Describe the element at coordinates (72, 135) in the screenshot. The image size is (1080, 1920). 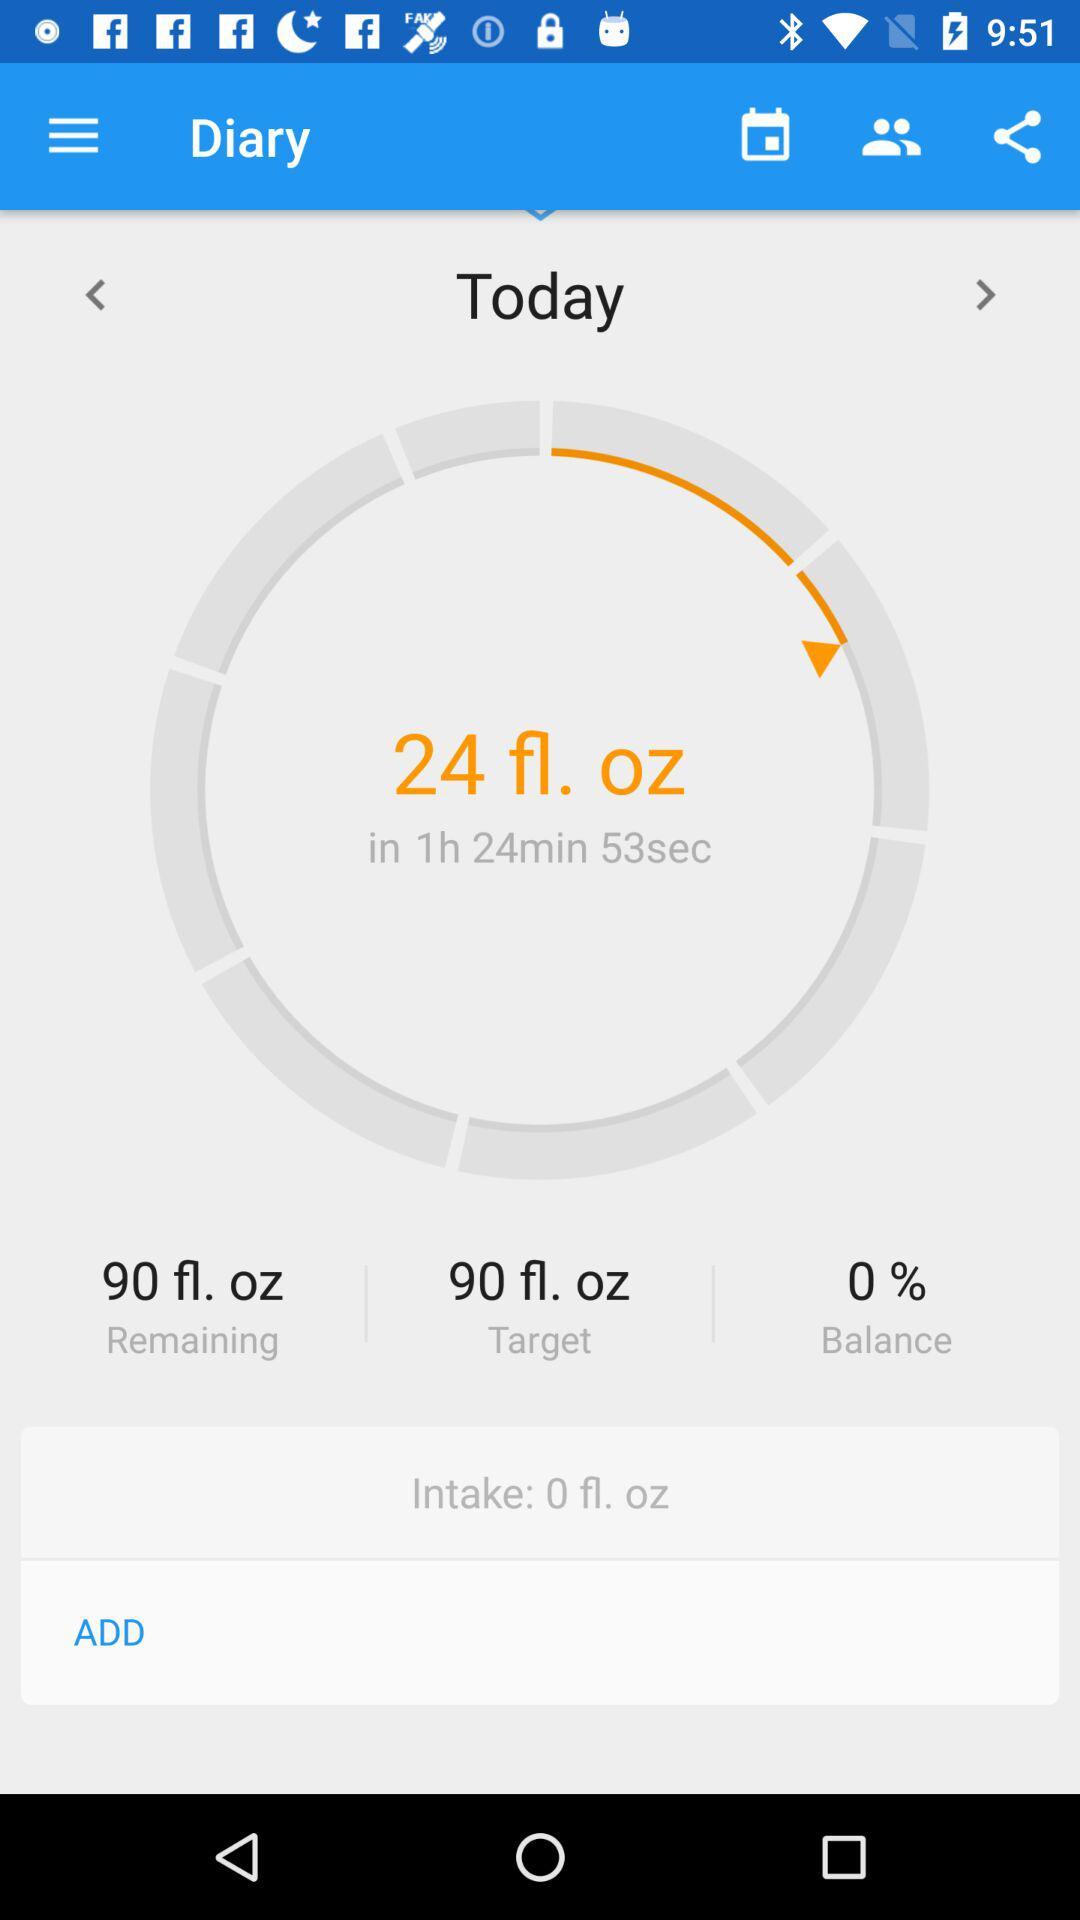
I see `icon to the left of the diary` at that location.